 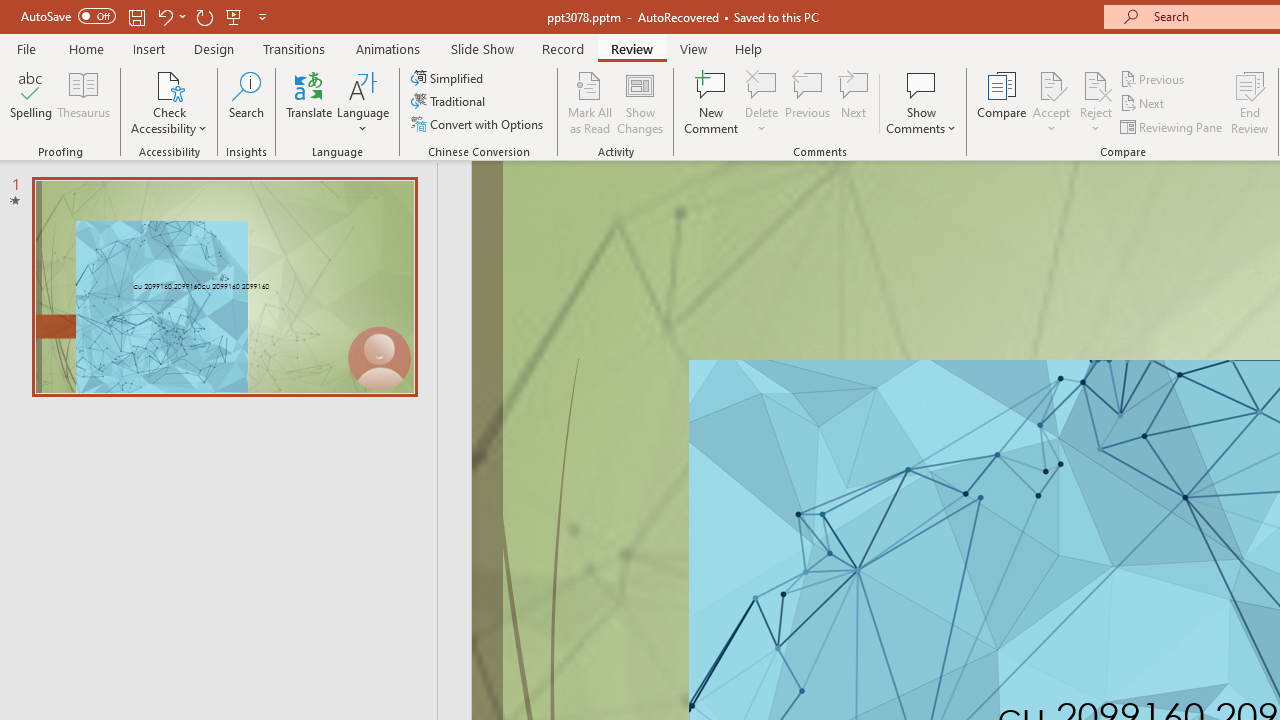 I want to click on 'Convert with Options...', so click(x=478, y=124).